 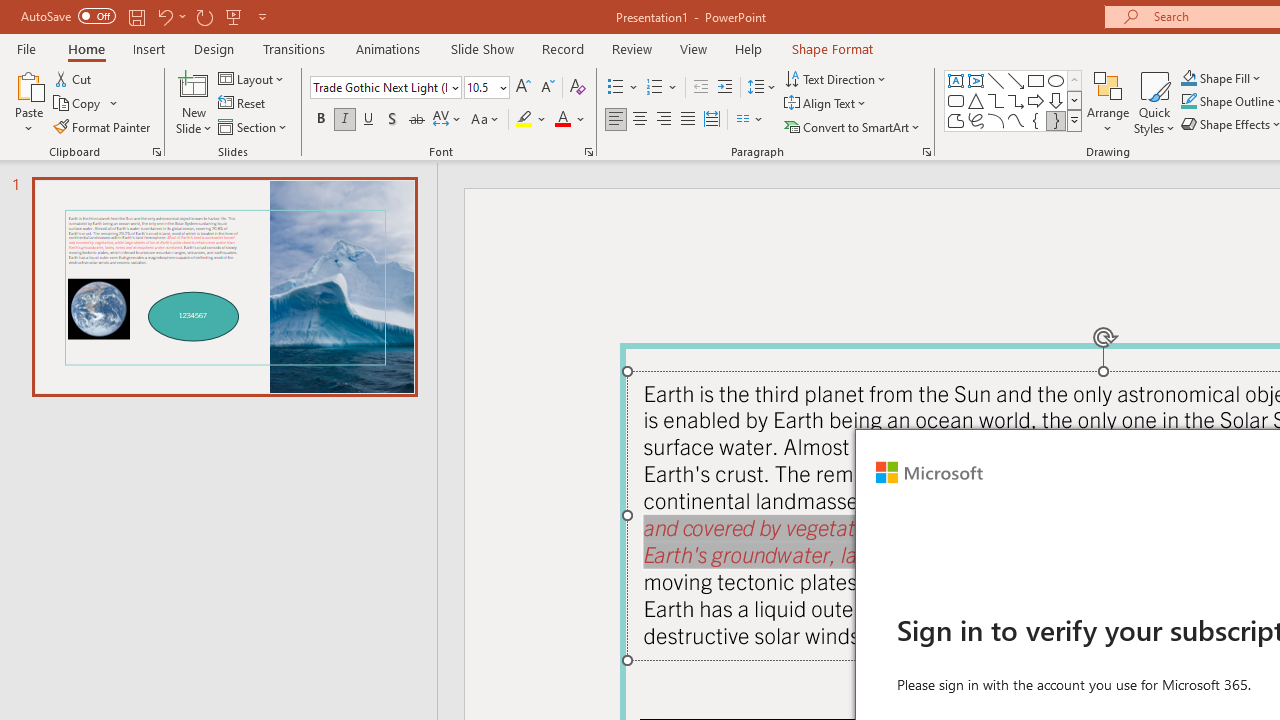 What do you see at coordinates (561, 119) in the screenshot?
I see `'Font Color Red'` at bounding box center [561, 119].